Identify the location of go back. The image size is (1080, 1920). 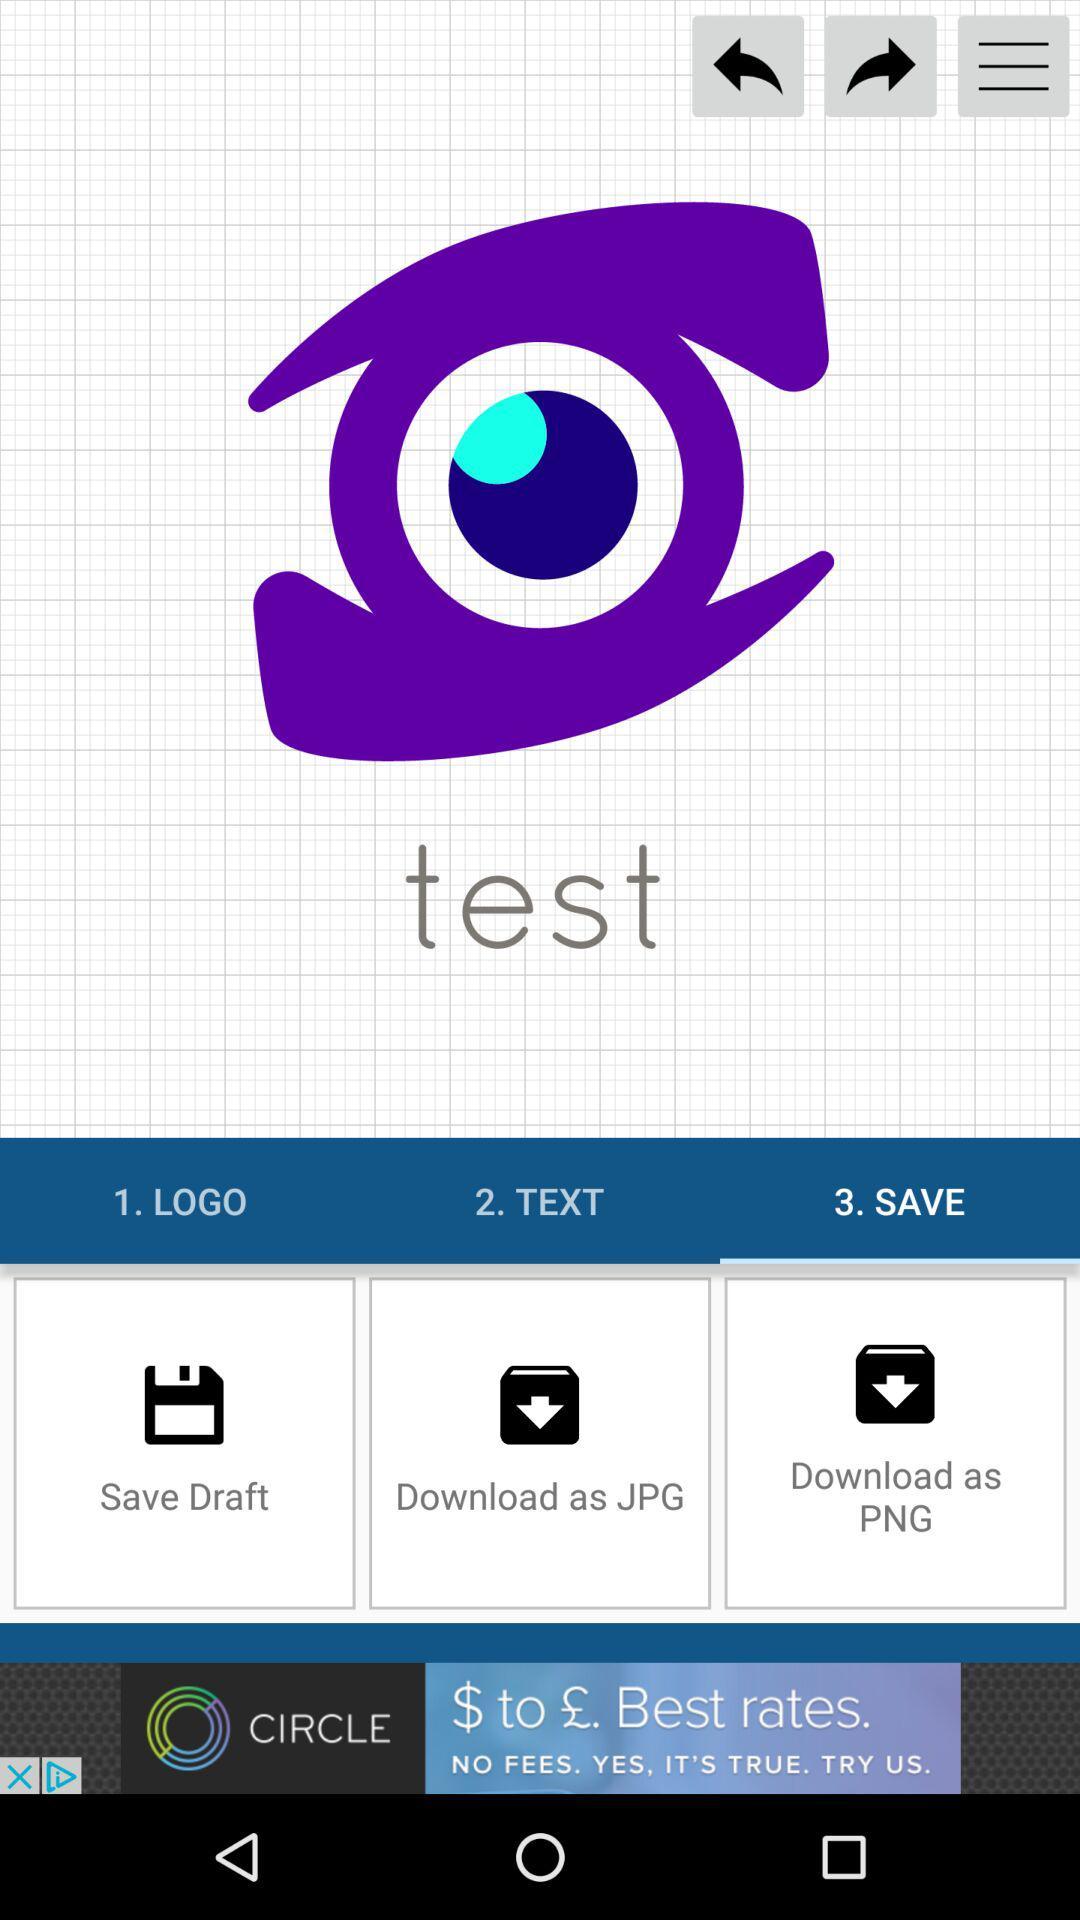
(748, 66).